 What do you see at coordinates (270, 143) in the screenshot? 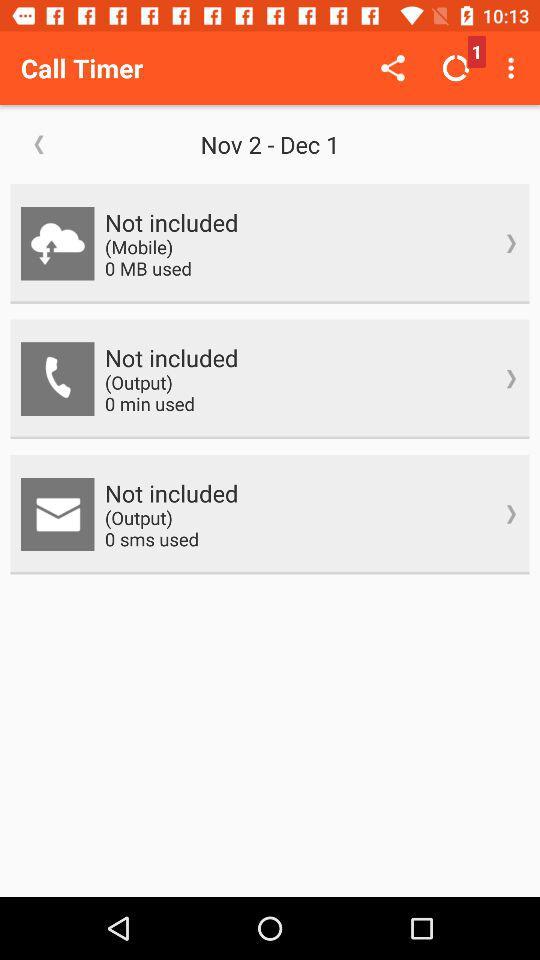
I see `the nov 2 dec icon` at bounding box center [270, 143].